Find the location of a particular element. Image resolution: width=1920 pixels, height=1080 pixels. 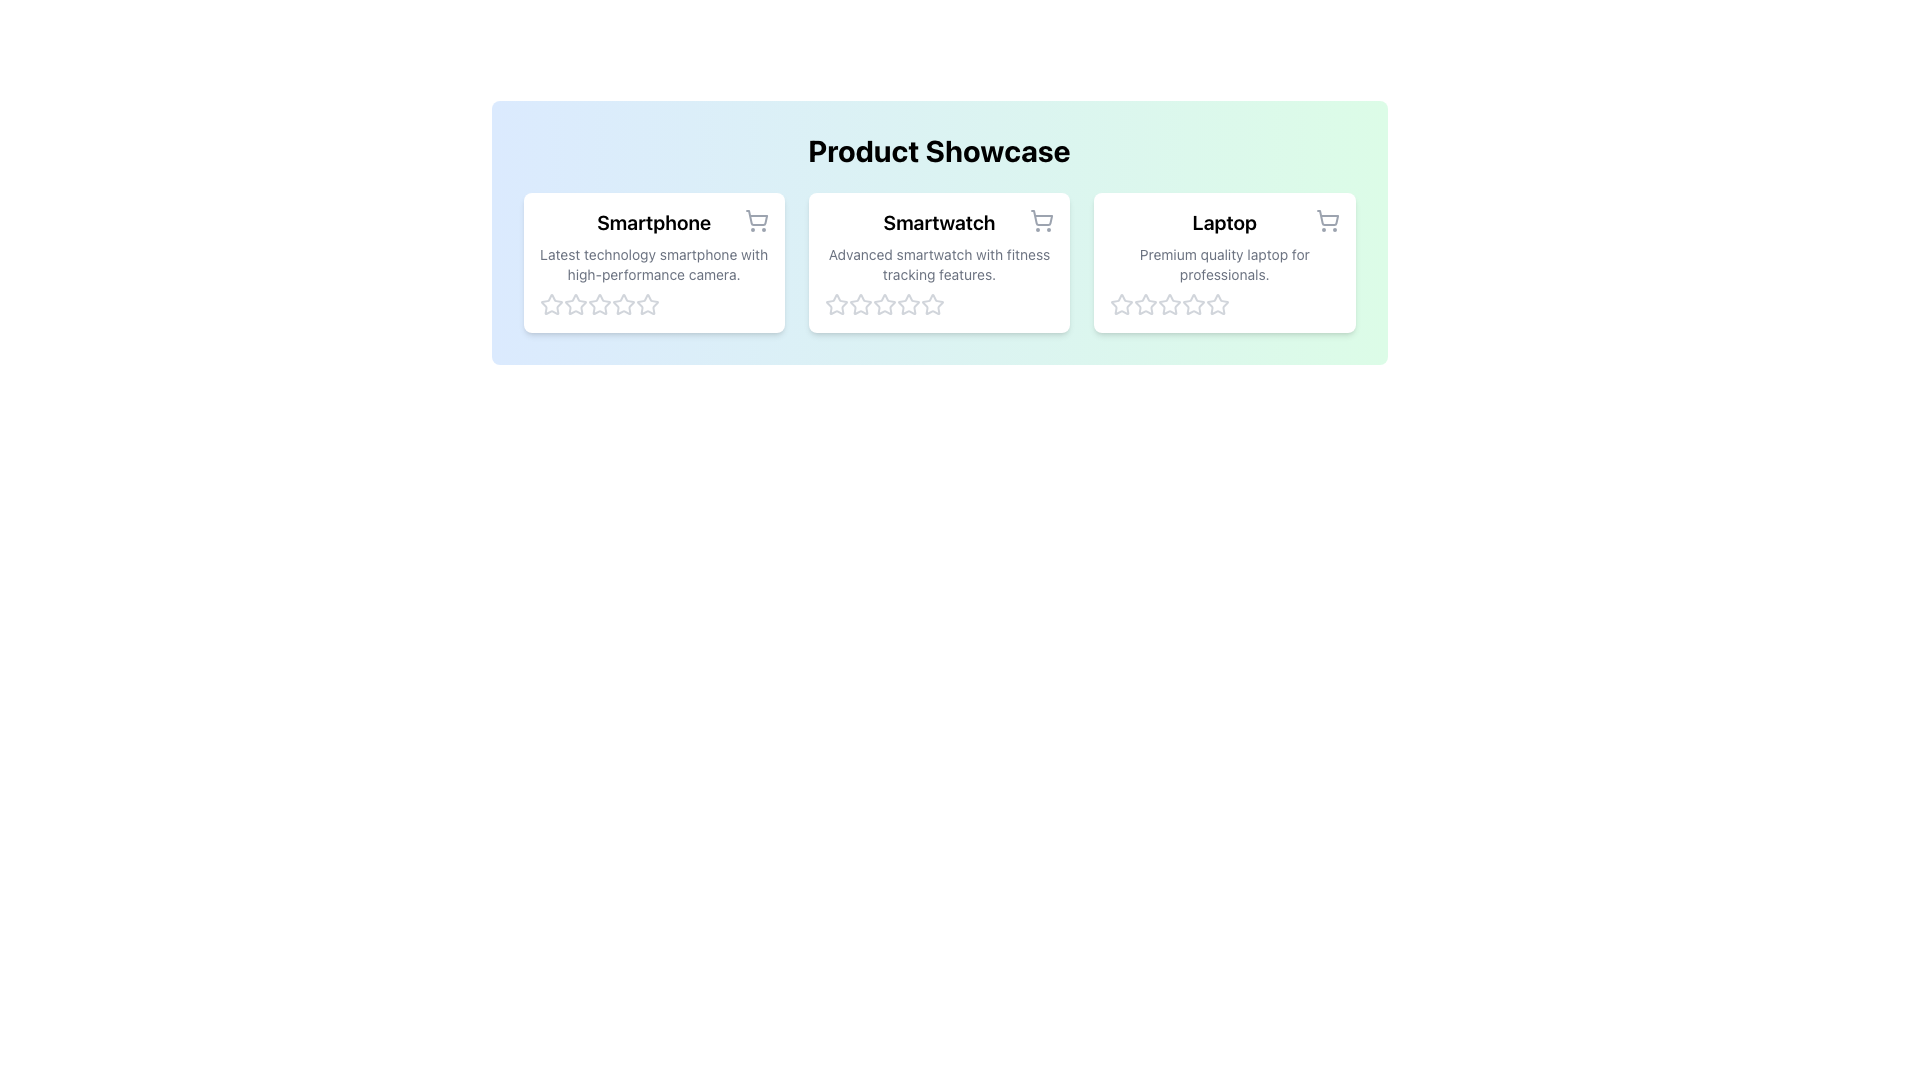

the 'Add to Cart' icon button located in the top-right corner of the product card for the 'Smartwatch' product is located at coordinates (1041, 220).